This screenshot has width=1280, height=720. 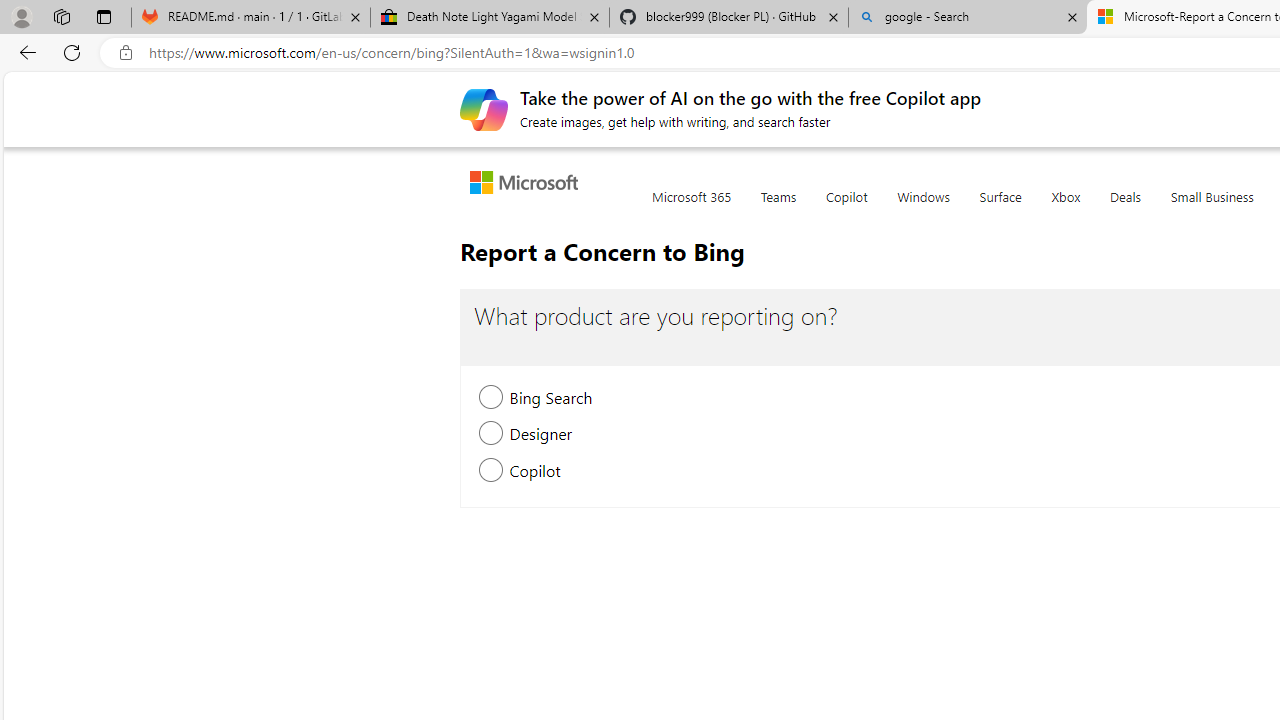 I want to click on 'Microsoft 365', so click(x=691, y=208).